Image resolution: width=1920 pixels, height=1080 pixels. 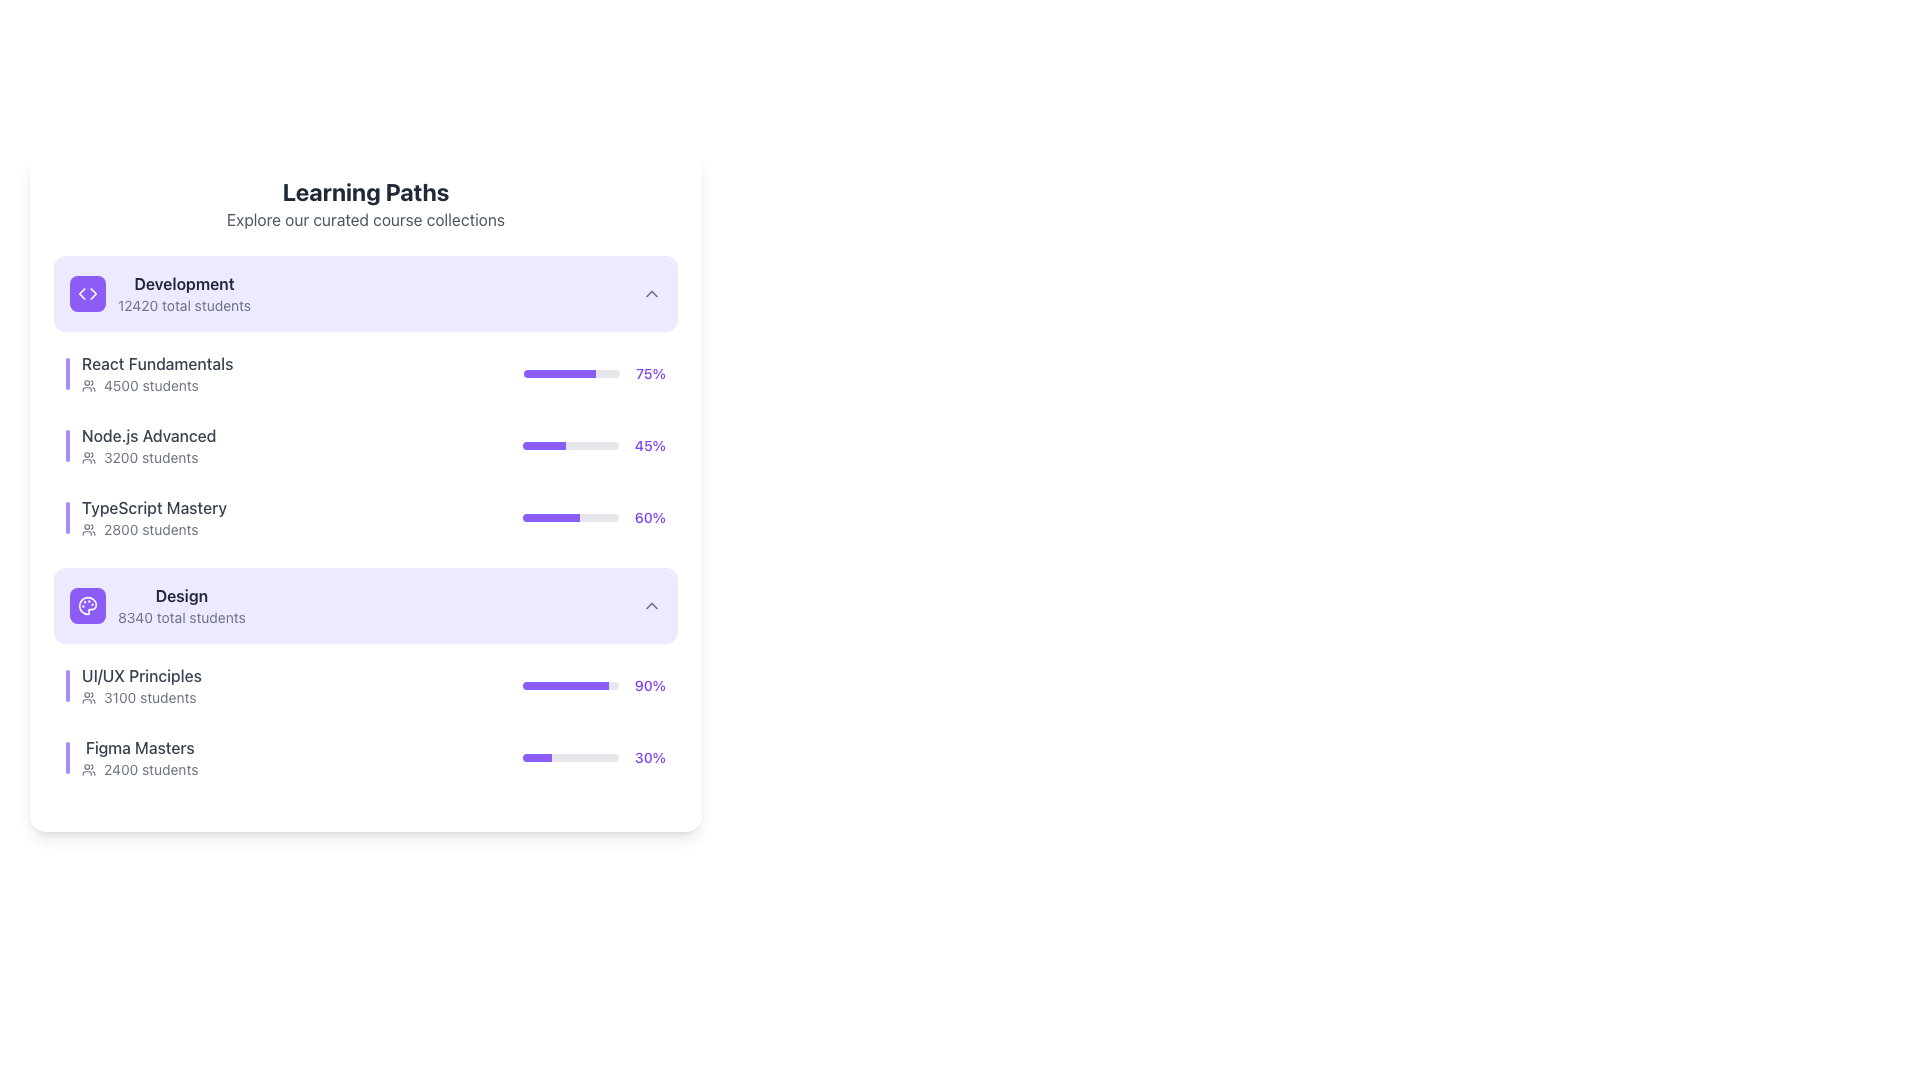 What do you see at coordinates (365, 445) in the screenshot?
I see `the course title of the 'Node.js Advanced' course in the second row under the 'Development' section` at bounding box center [365, 445].